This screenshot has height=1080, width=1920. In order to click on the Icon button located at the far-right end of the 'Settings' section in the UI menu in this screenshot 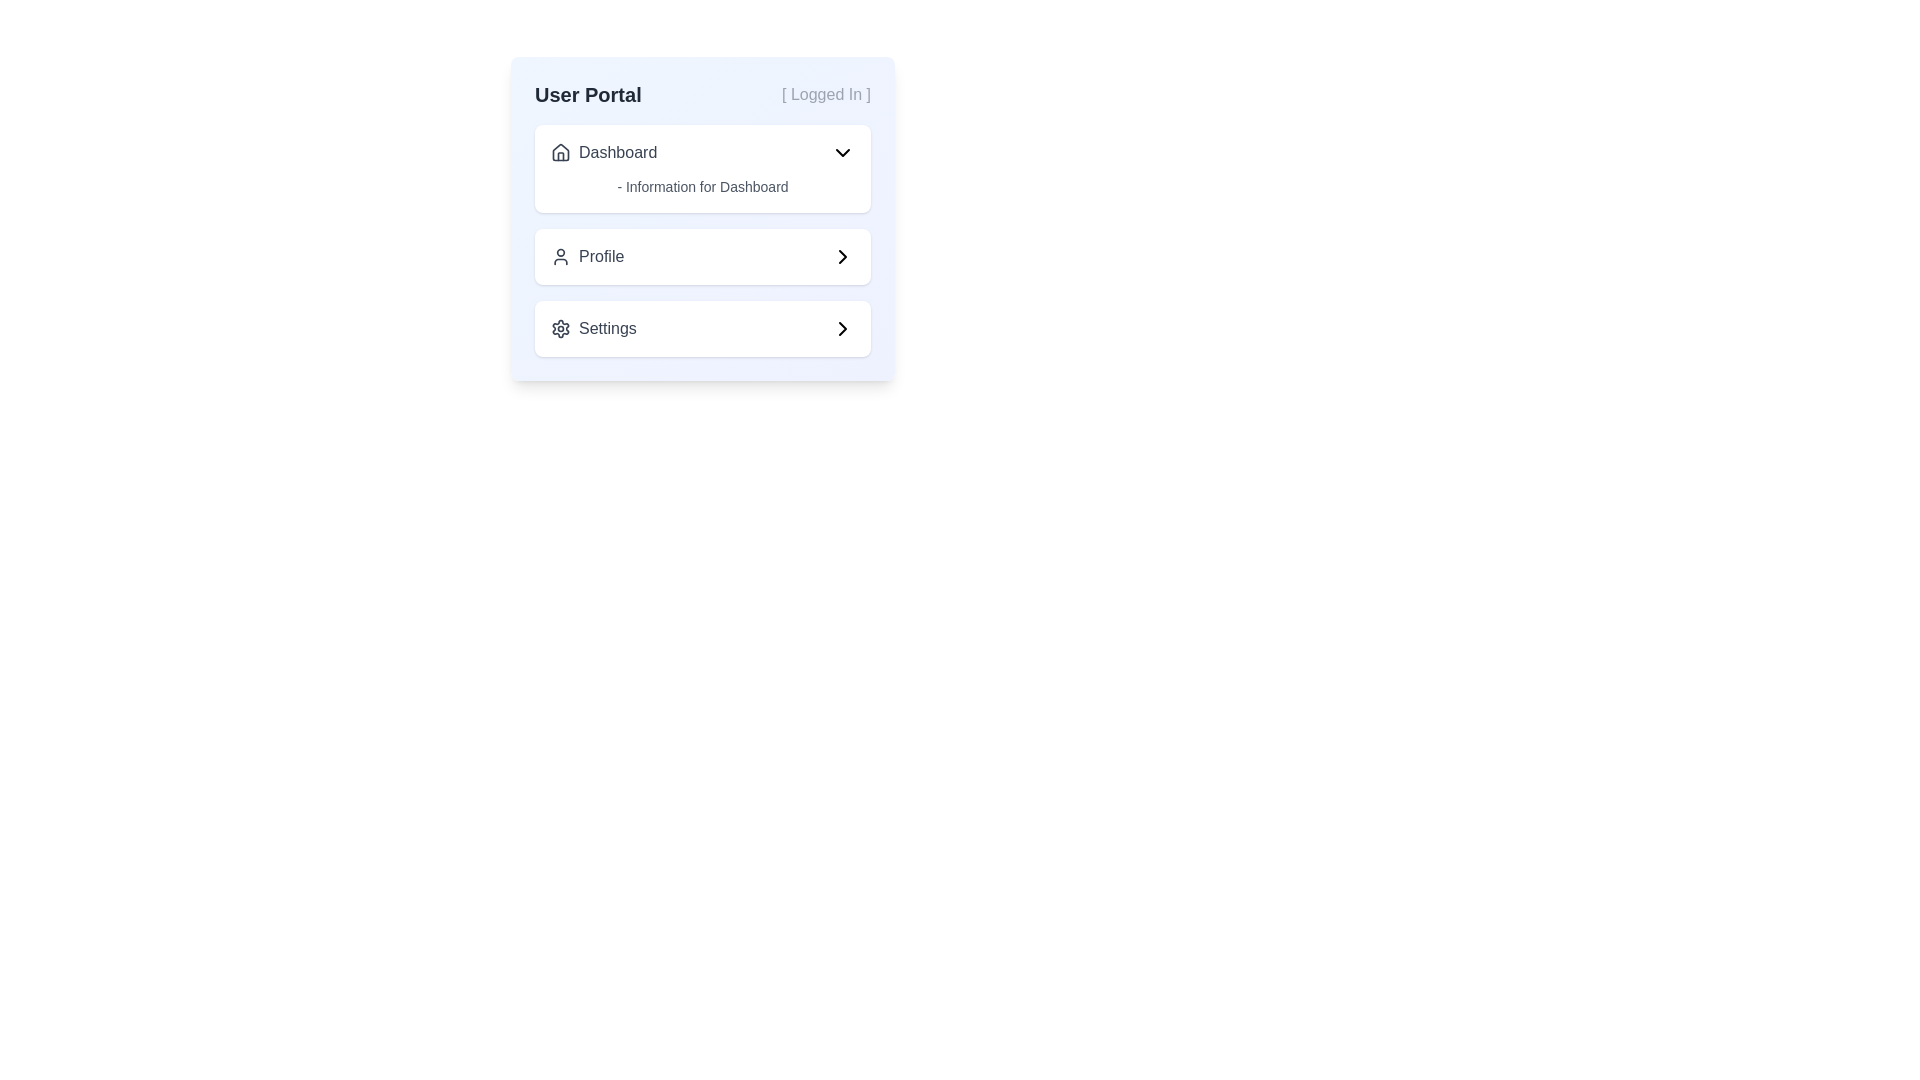, I will do `click(843, 327)`.